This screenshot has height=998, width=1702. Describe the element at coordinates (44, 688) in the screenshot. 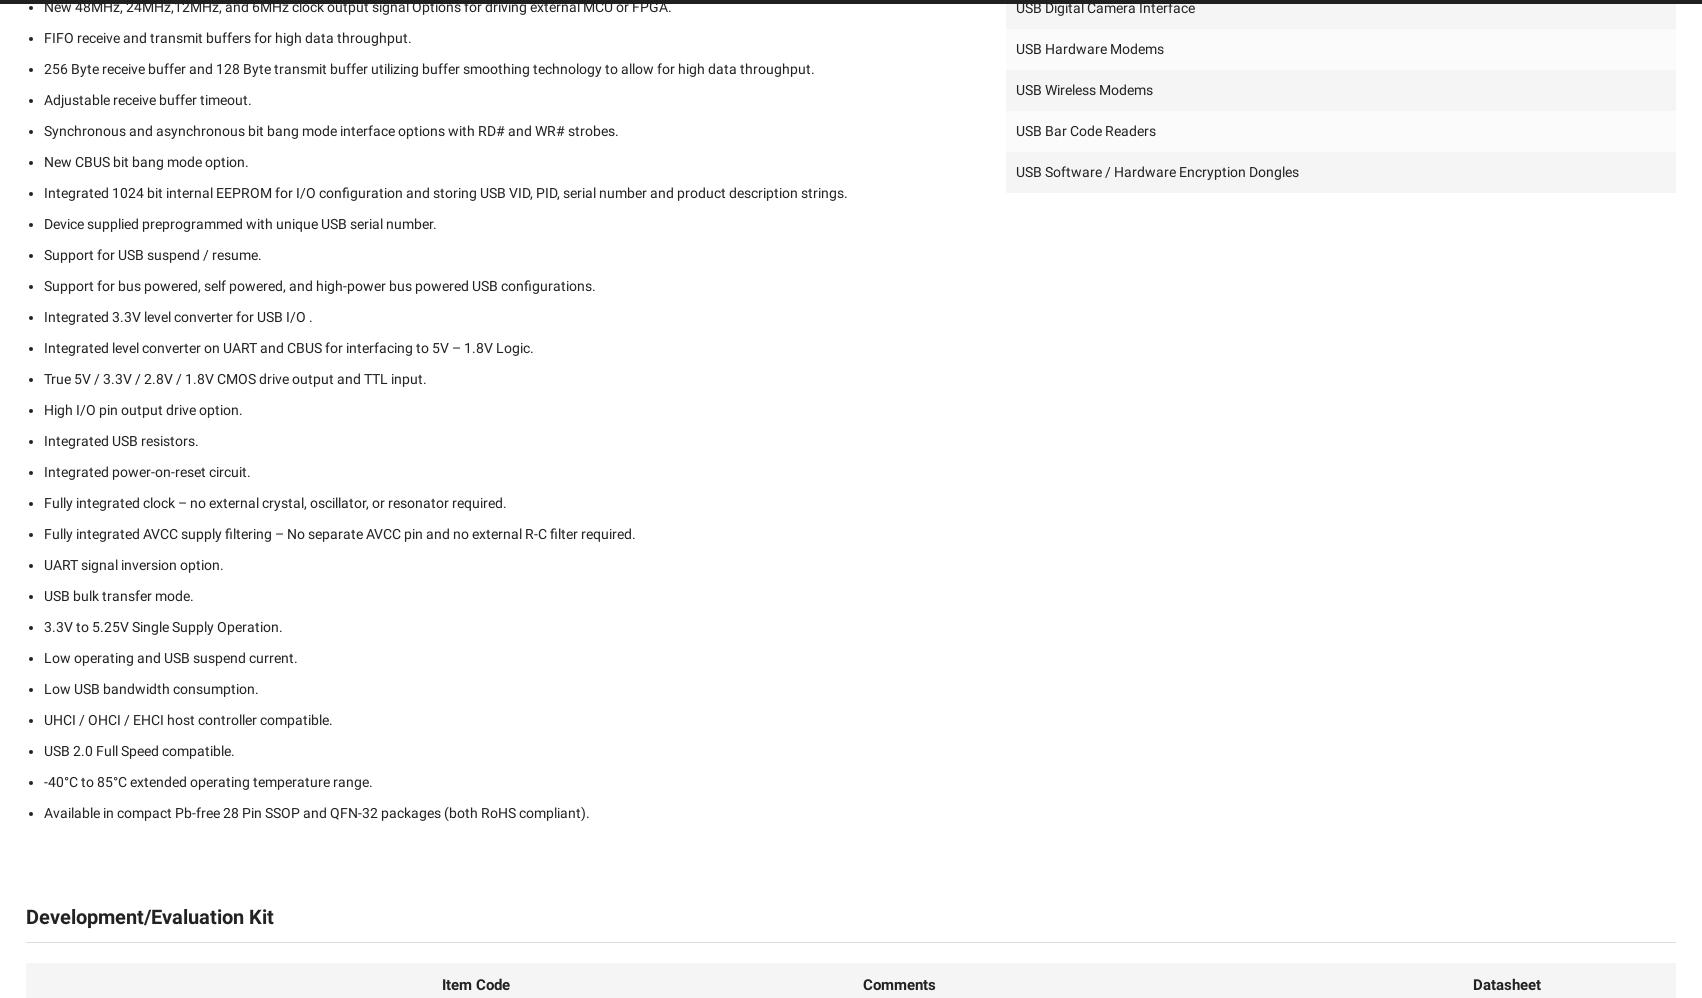

I see `'Low USB bandwidth consumption.'` at that location.